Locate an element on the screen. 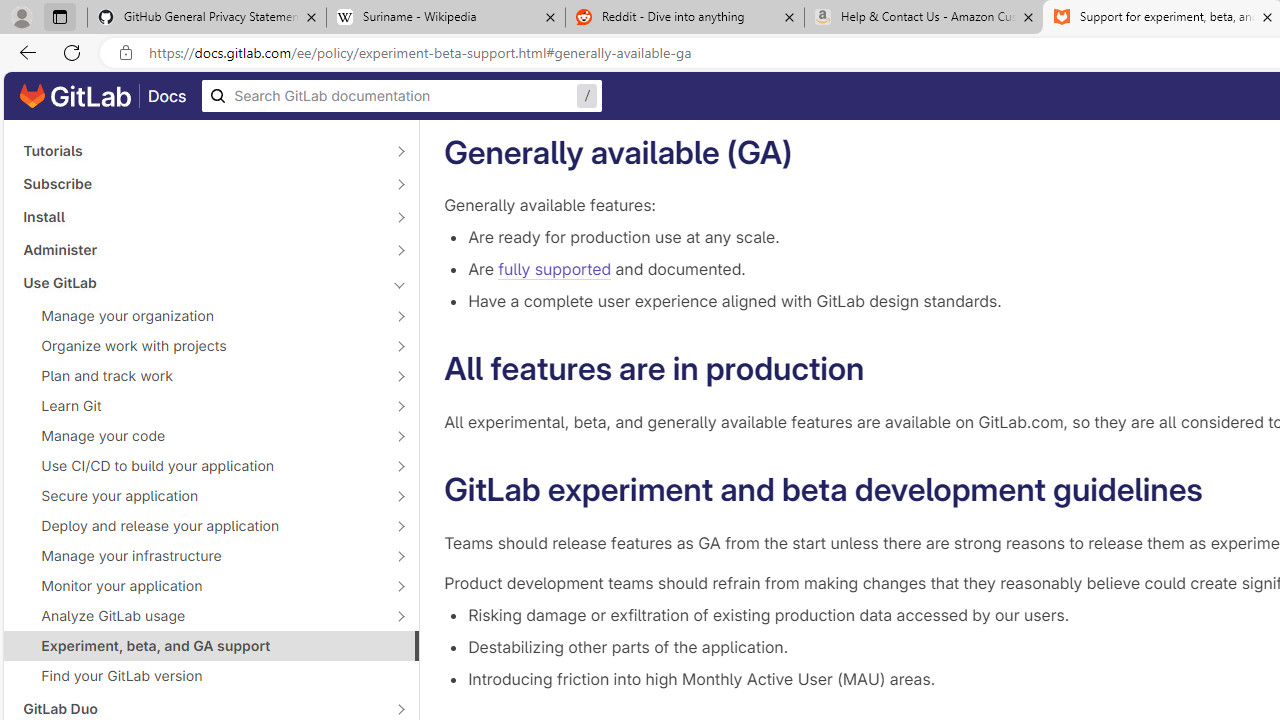 This screenshot has height=720, width=1280. 'Help & Contact Us - Amazon Customer Service - Sleeping' is located at coordinates (923, 17).